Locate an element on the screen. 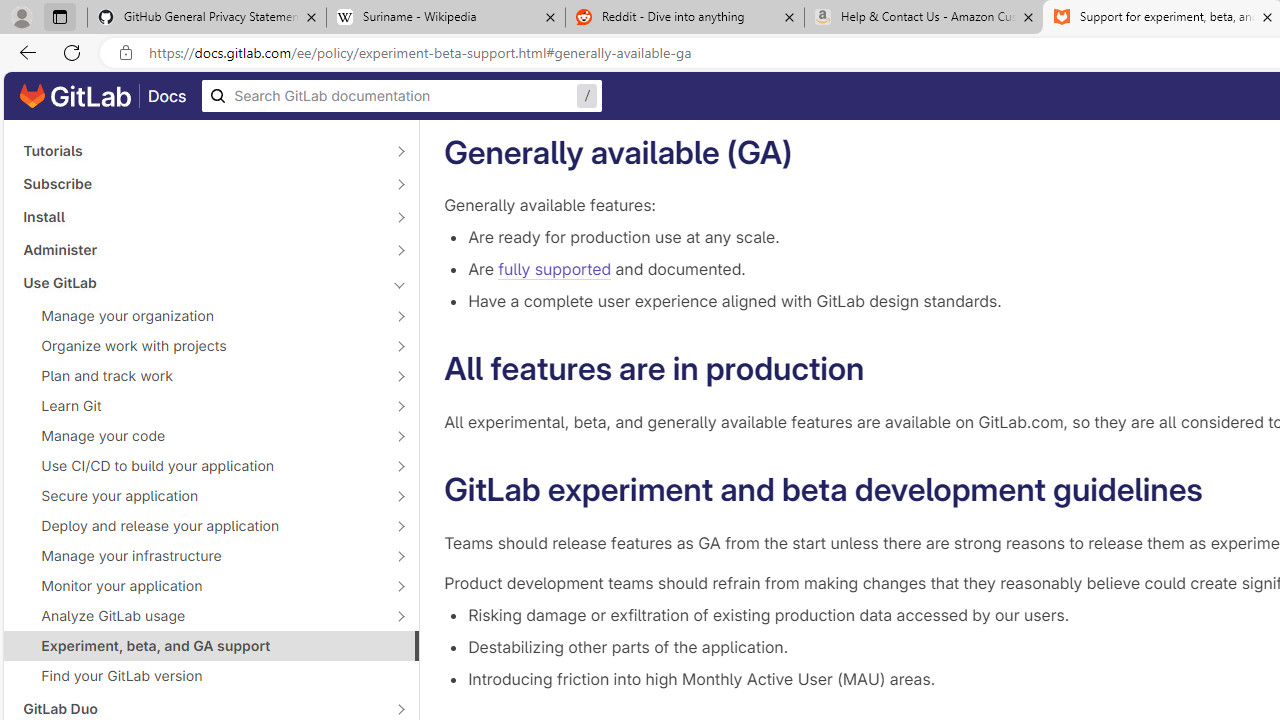 This screenshot has height=720, width=1280. 'Help & Contact Us - Amazon Customer Service - Sleeping' is located at coordinates (923, 17).